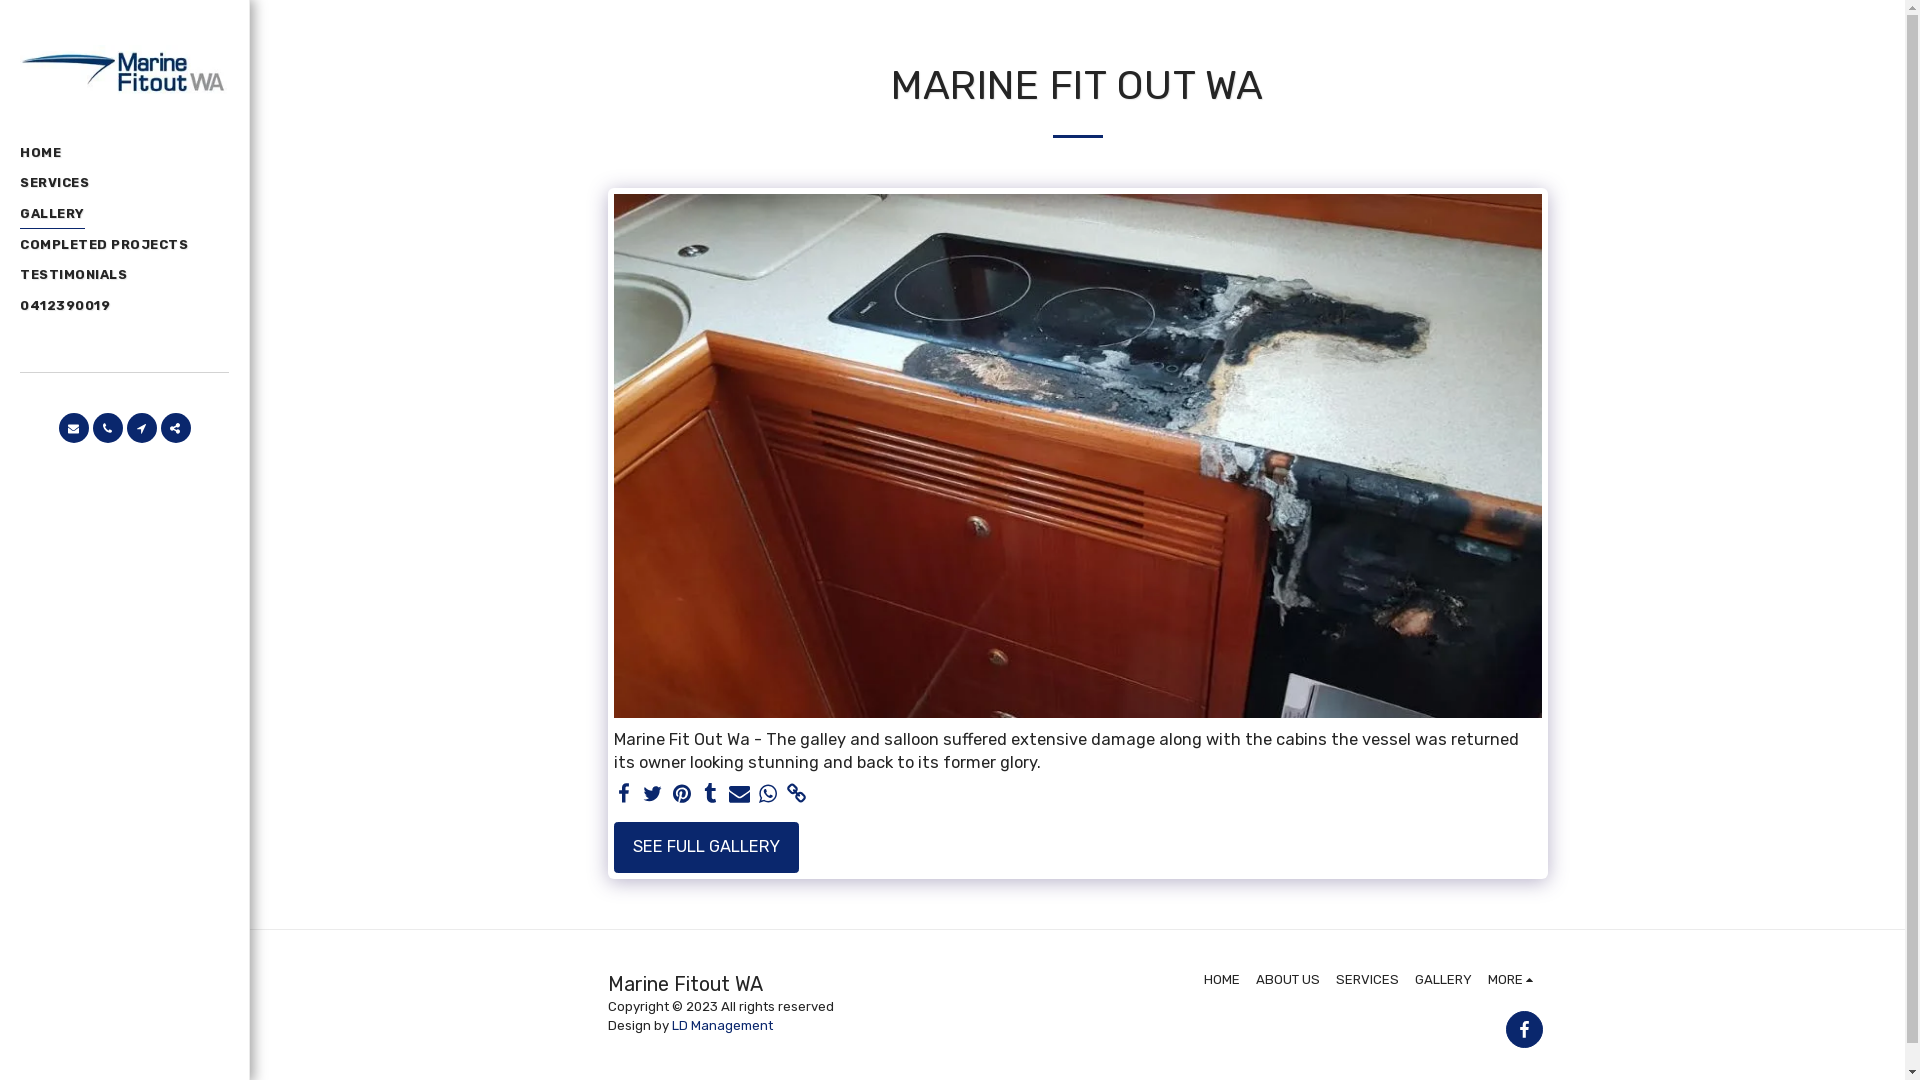 This screenshot has width=1920, height=1080. What do you see at coordinates (54, 184) in the screenshot?
I see `'SERVICES'` at bounding box center [54, 184].